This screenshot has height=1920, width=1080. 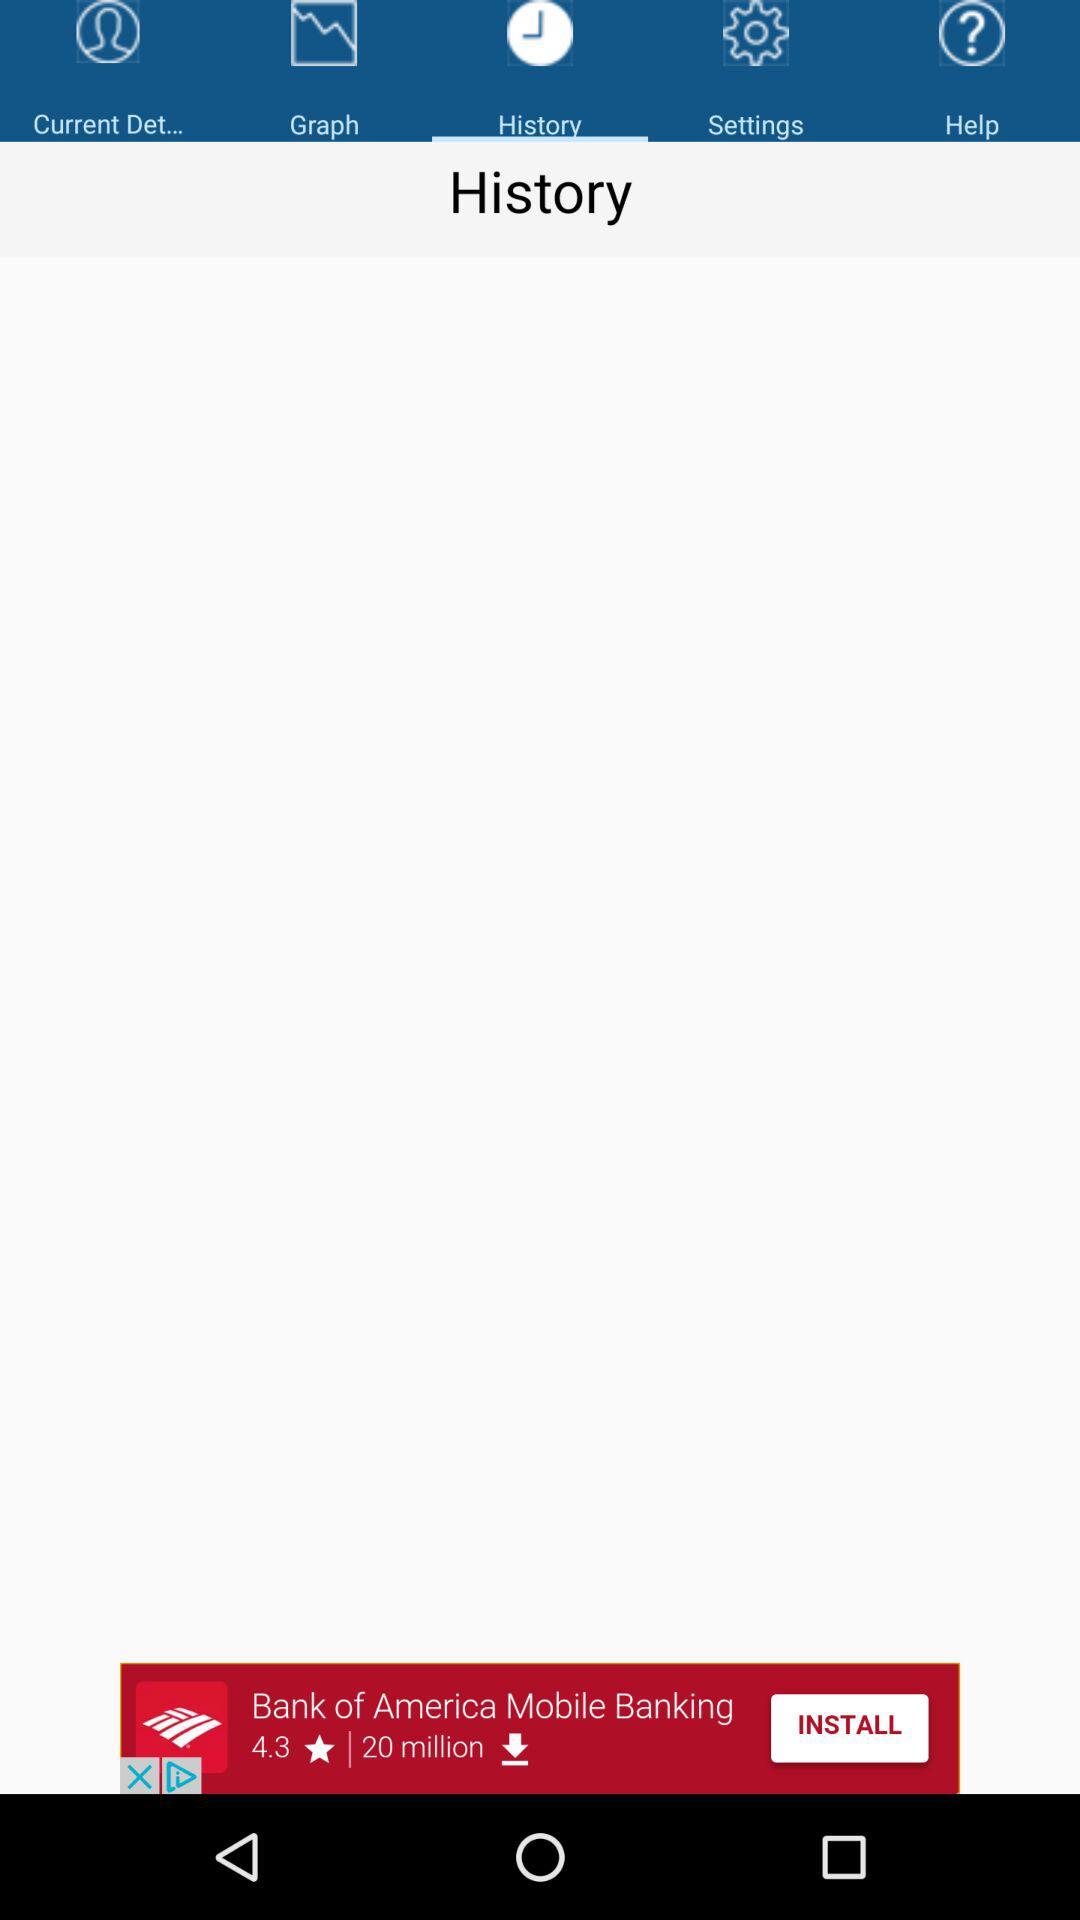 What do you see at coordinates (540, 1727) in the screenshot?
I see `advertisement page` at bounding box center [540, 1727].